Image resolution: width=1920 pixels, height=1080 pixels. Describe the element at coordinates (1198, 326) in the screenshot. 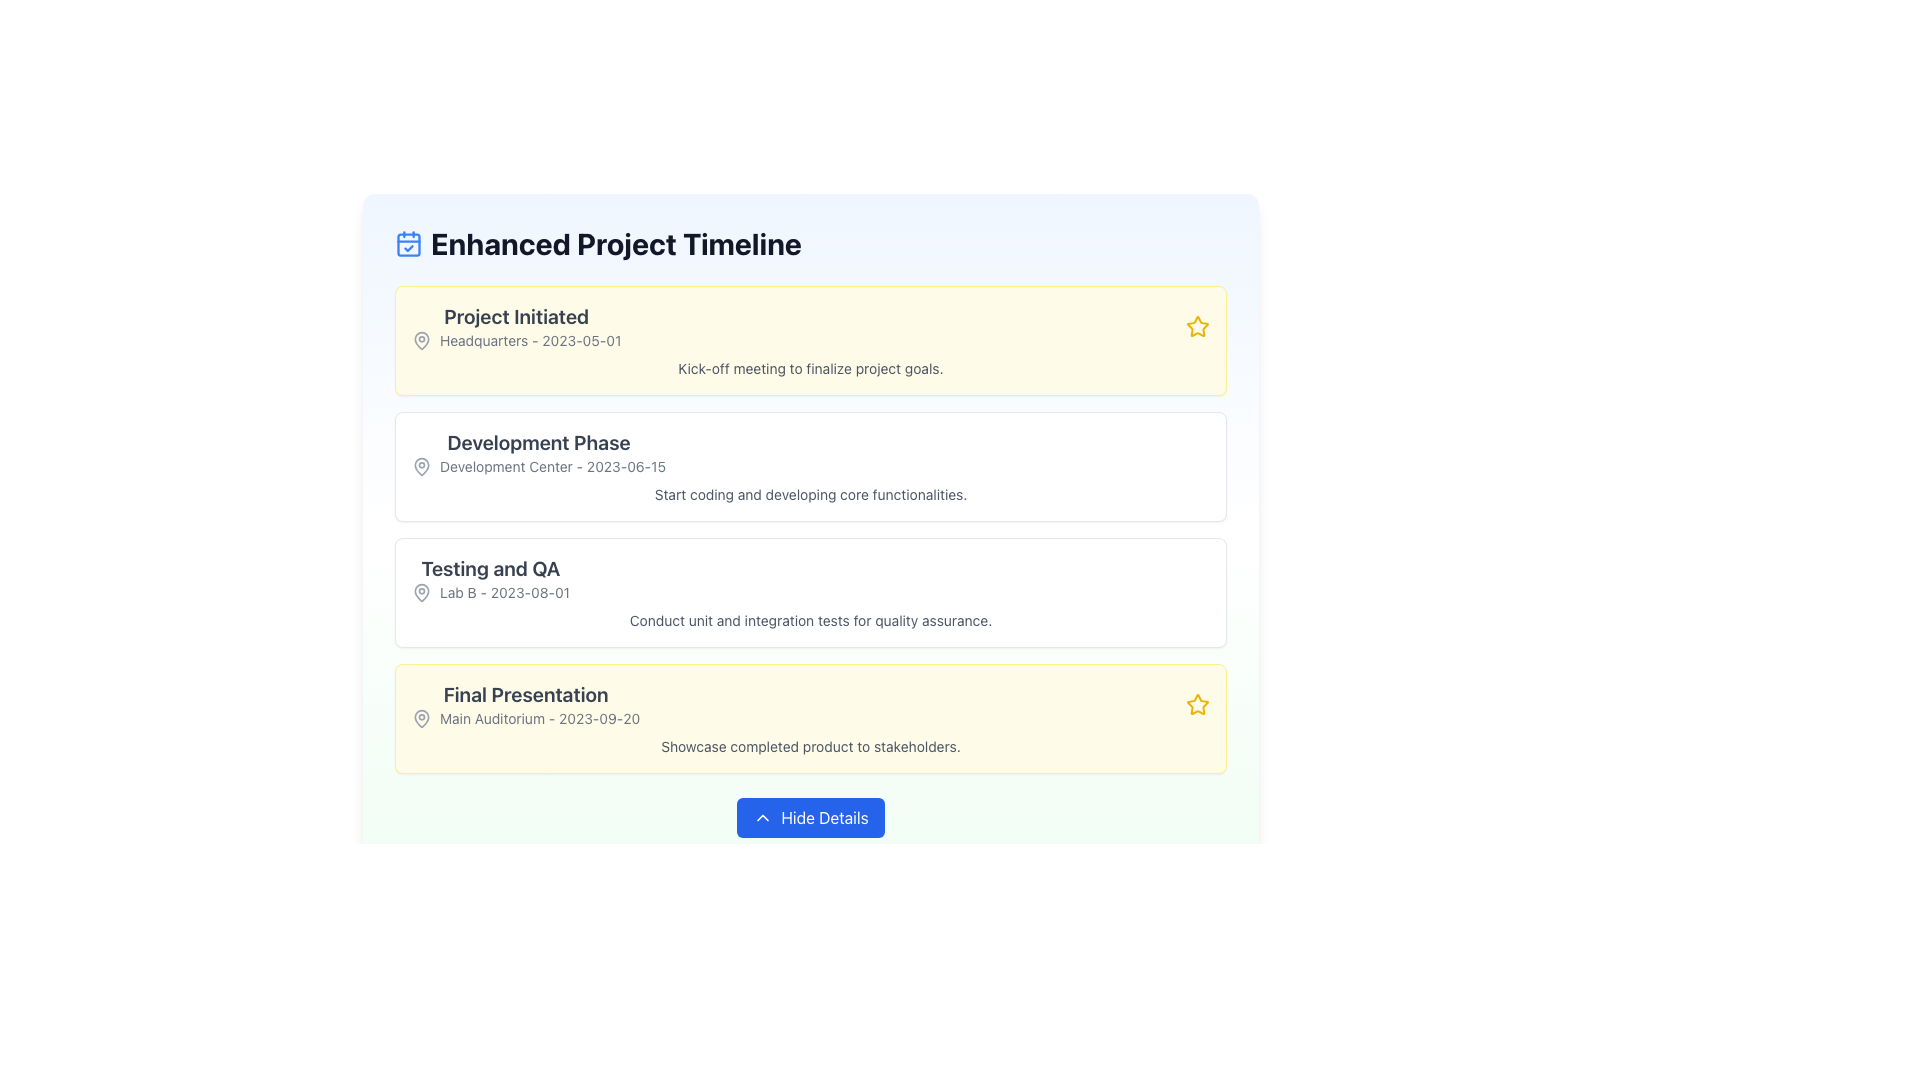

I see `the star icon located in the 'Project Initiated' entry of the timeline to indicate its importance` at that location.